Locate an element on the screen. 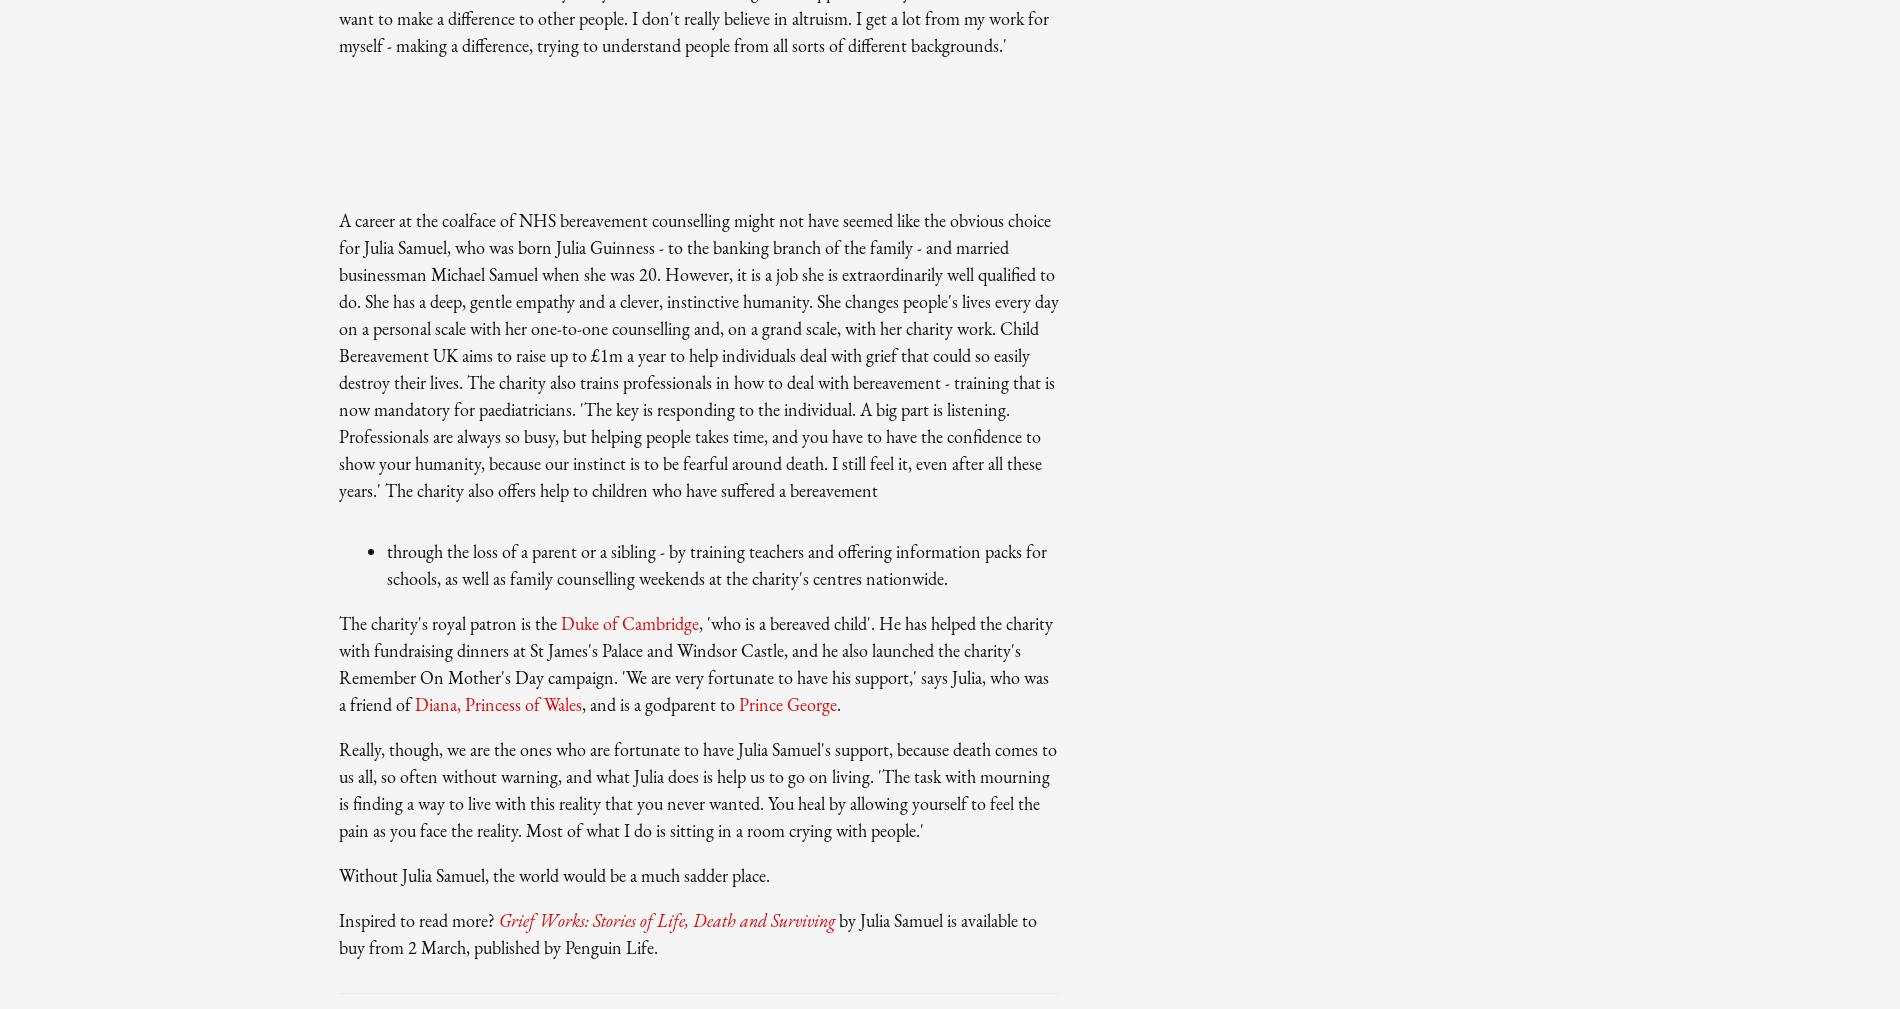 The width and height of the screenshot is (1900, 1009). 'Really, though, we are the ones who are fortunate to have Julia Samuel's support, because death comes to us all, so often without warning, and what Julia does is help us to go on living. 'The task with mourning is finding a way to live with this reality that you never wanted. You heal by allowing yourself to feel the pain as you face the reality. Most of what I do is sitting in a room crying with people.'' is located at coordinates (698, 789).